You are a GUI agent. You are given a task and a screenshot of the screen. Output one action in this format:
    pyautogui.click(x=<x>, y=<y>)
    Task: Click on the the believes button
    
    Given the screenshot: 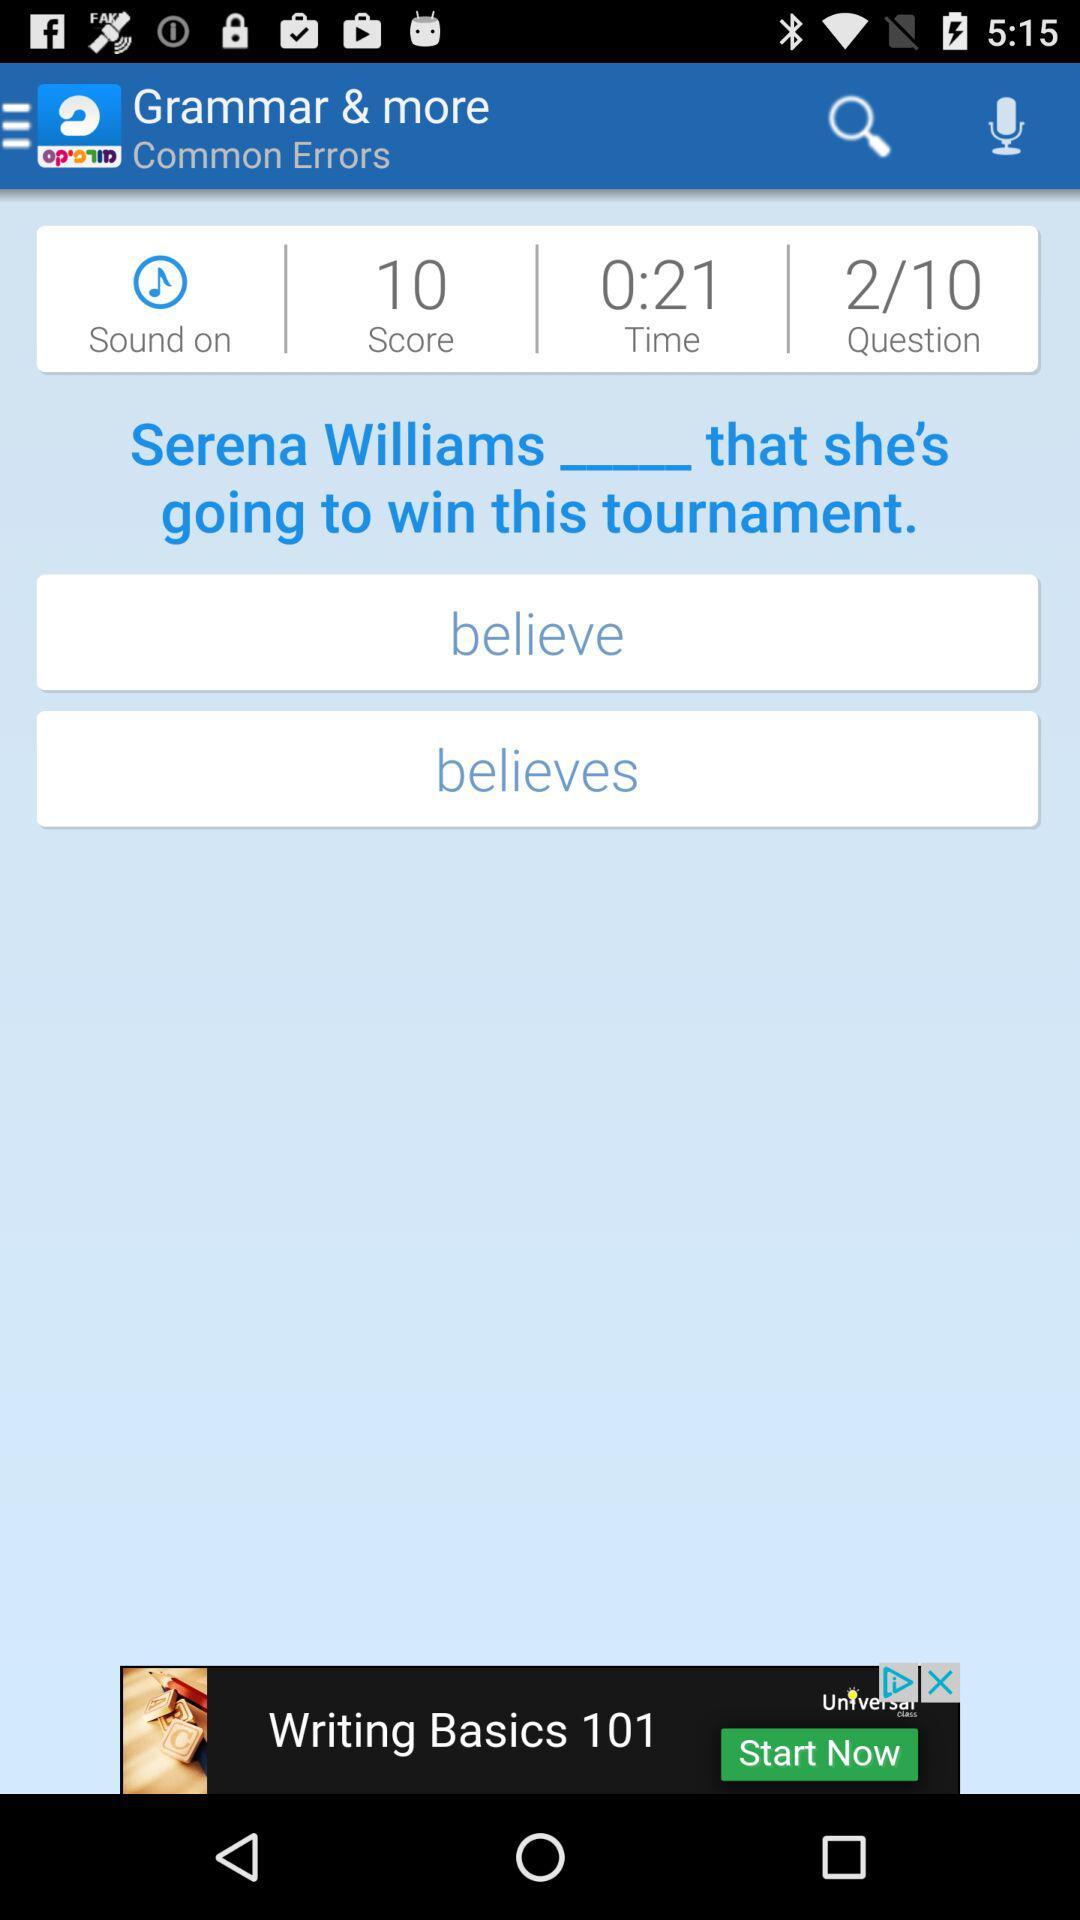 What is the action you would take?
    pyautogui.click(x=540, y=770)
    